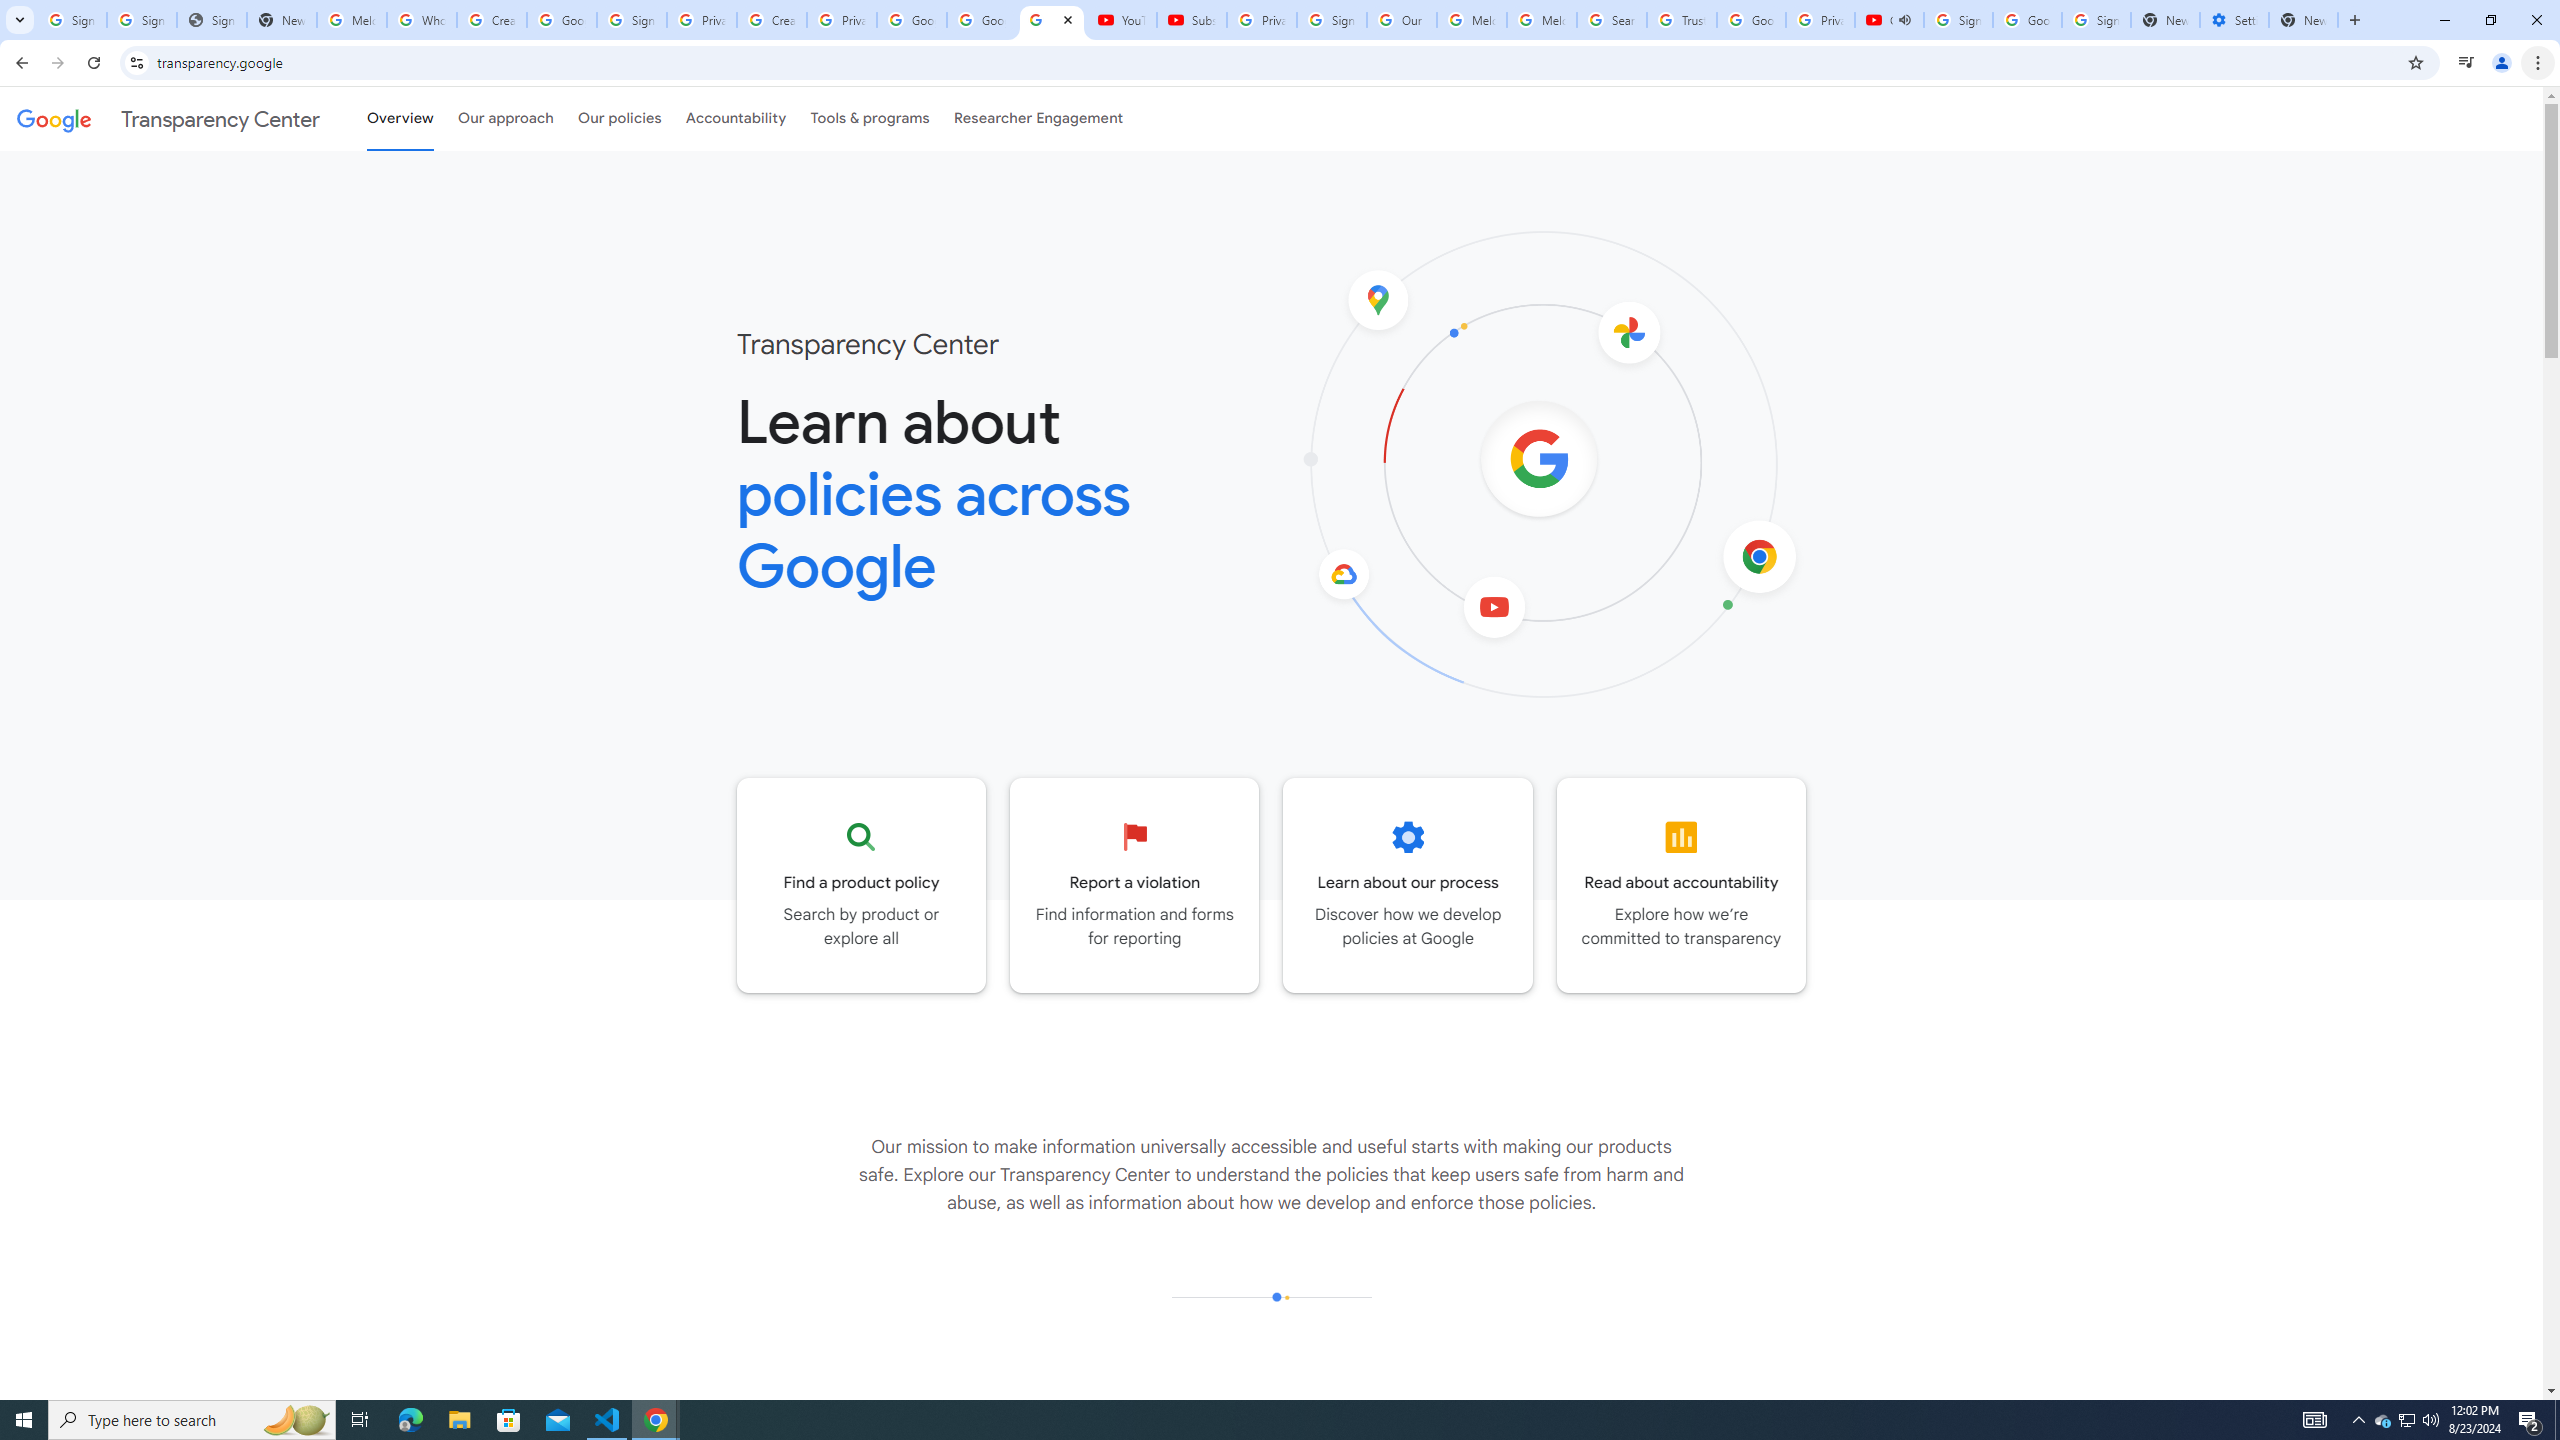 The image size is (2560, 1440). Describe the element at coordinates (421, 19) in the screenshot. I see `'Who is my administrator? - Google Account Help'` at that location.